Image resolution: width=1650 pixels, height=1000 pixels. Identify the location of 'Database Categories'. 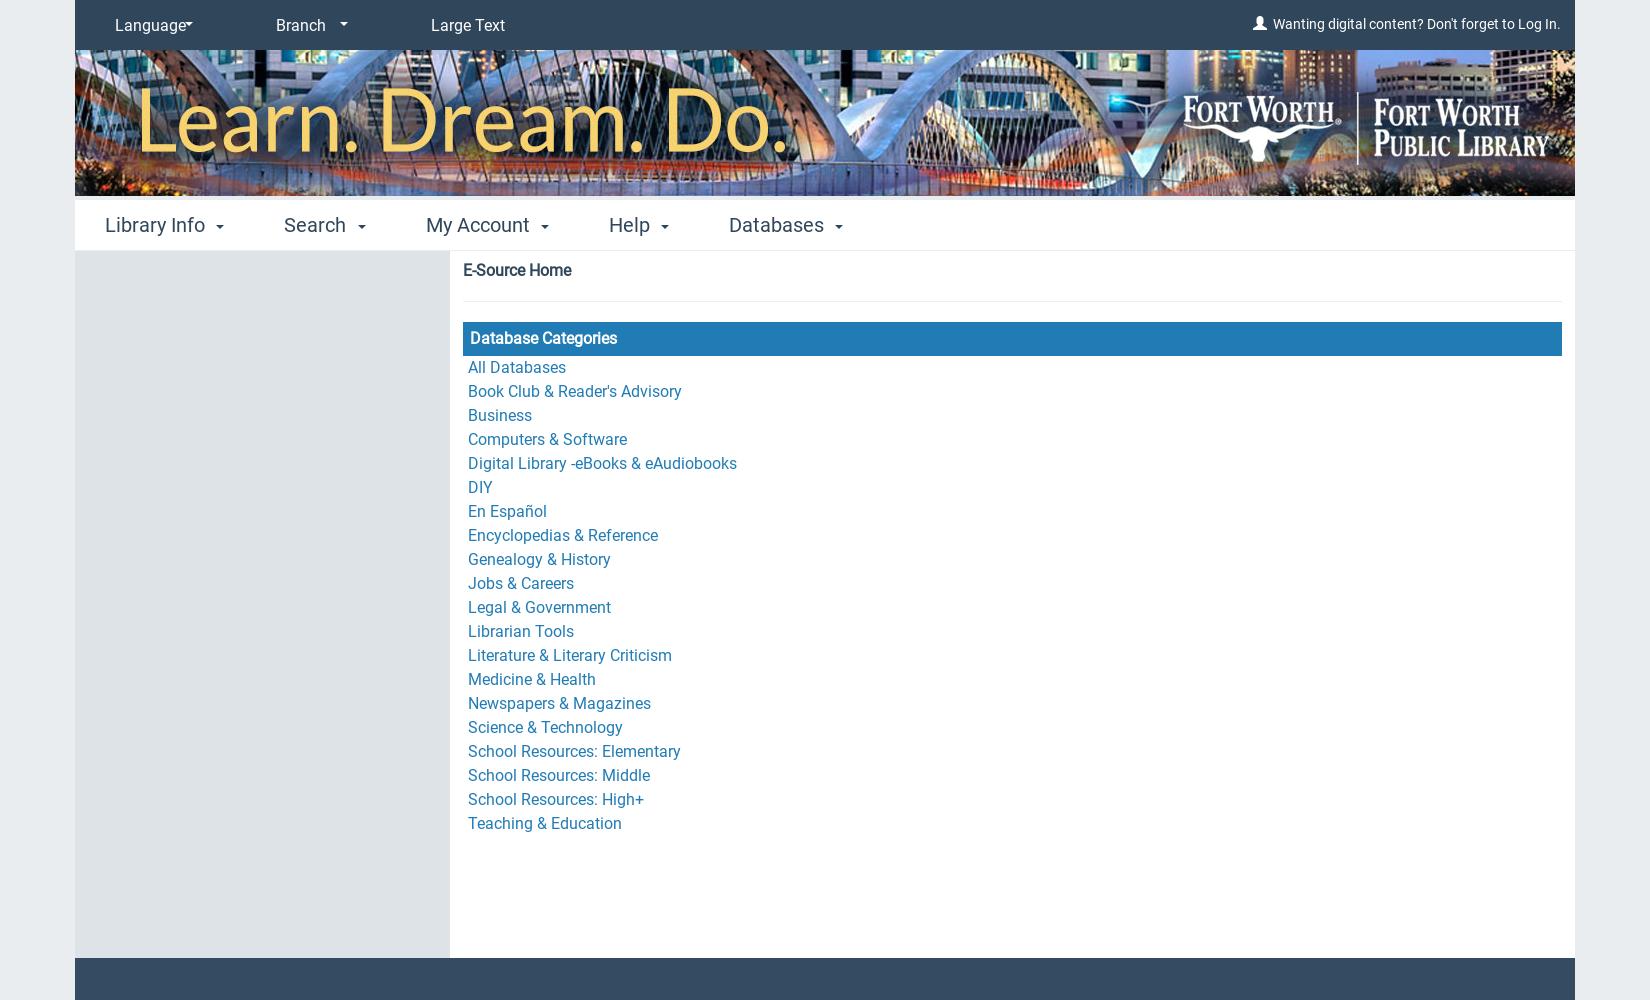
(542, 337).